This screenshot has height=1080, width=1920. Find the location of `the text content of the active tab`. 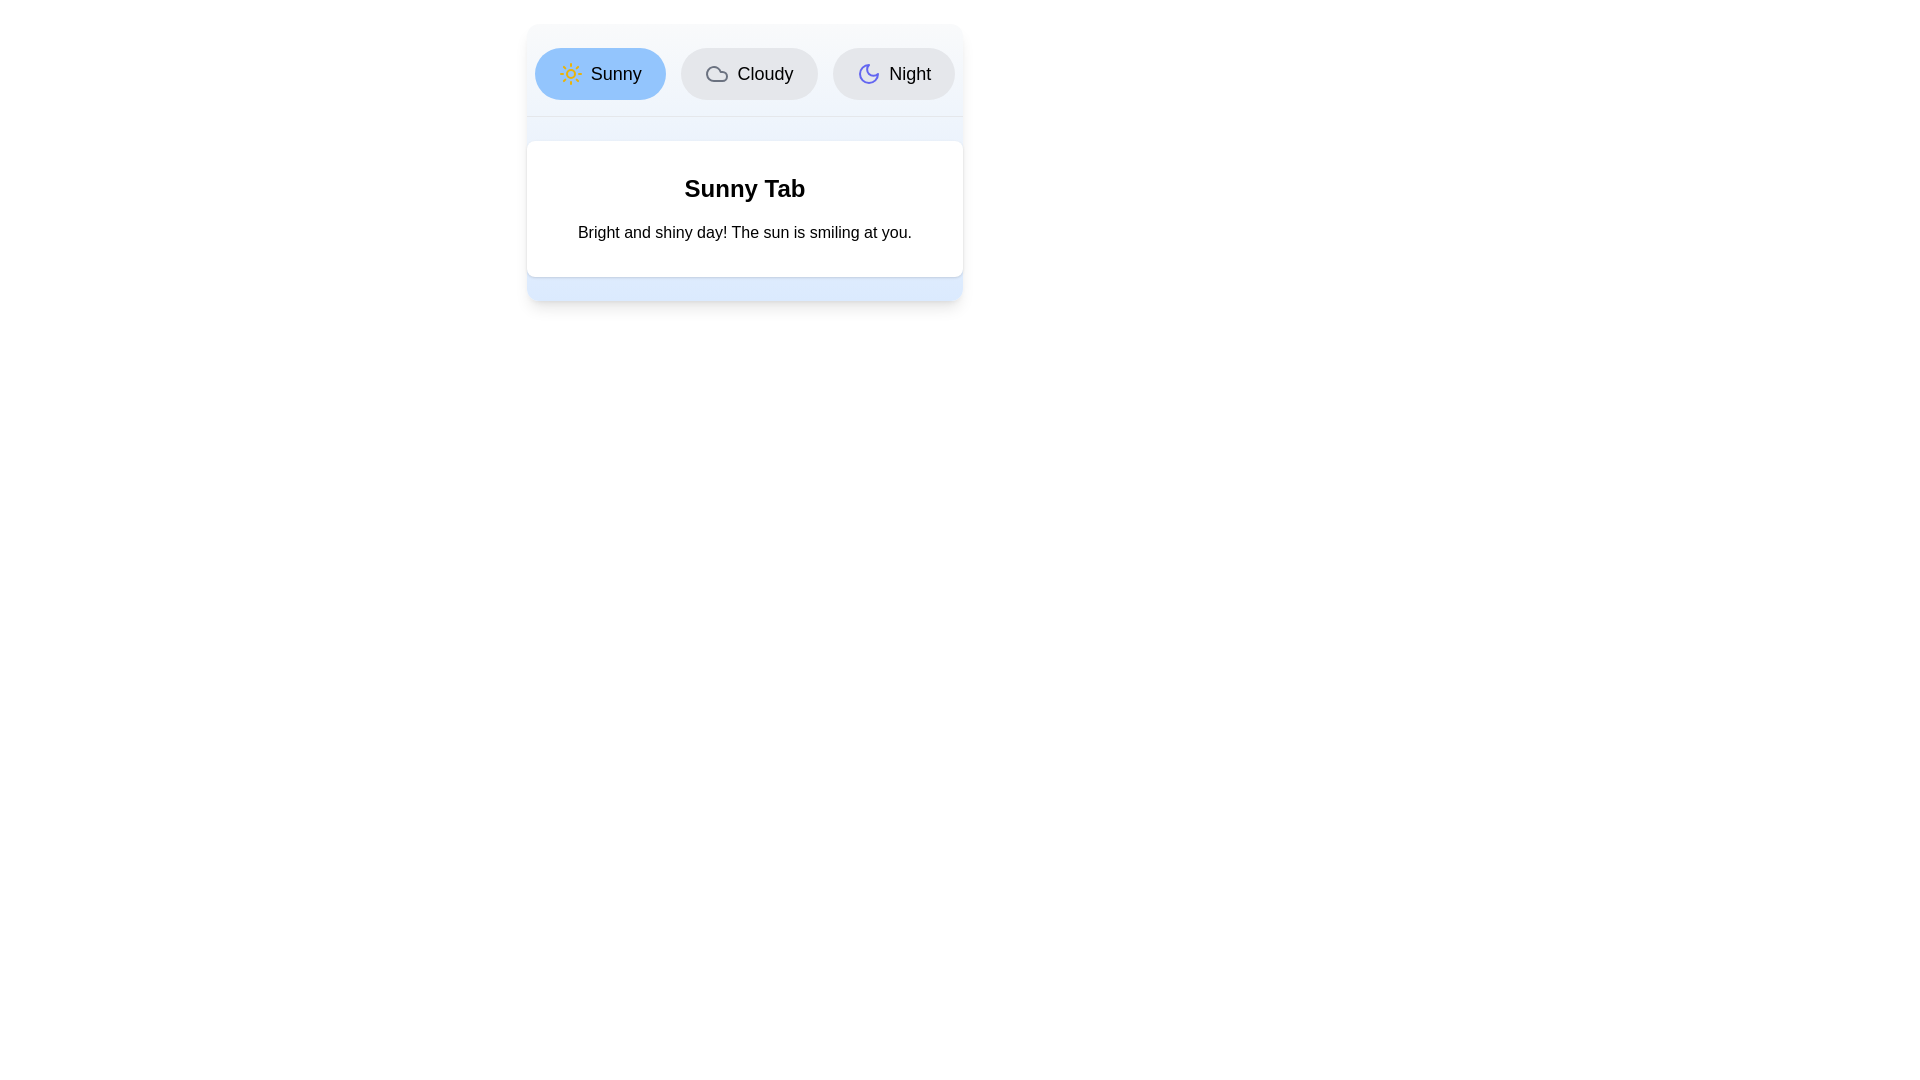

the text content of the active tab is located at coordinates (743, 231).